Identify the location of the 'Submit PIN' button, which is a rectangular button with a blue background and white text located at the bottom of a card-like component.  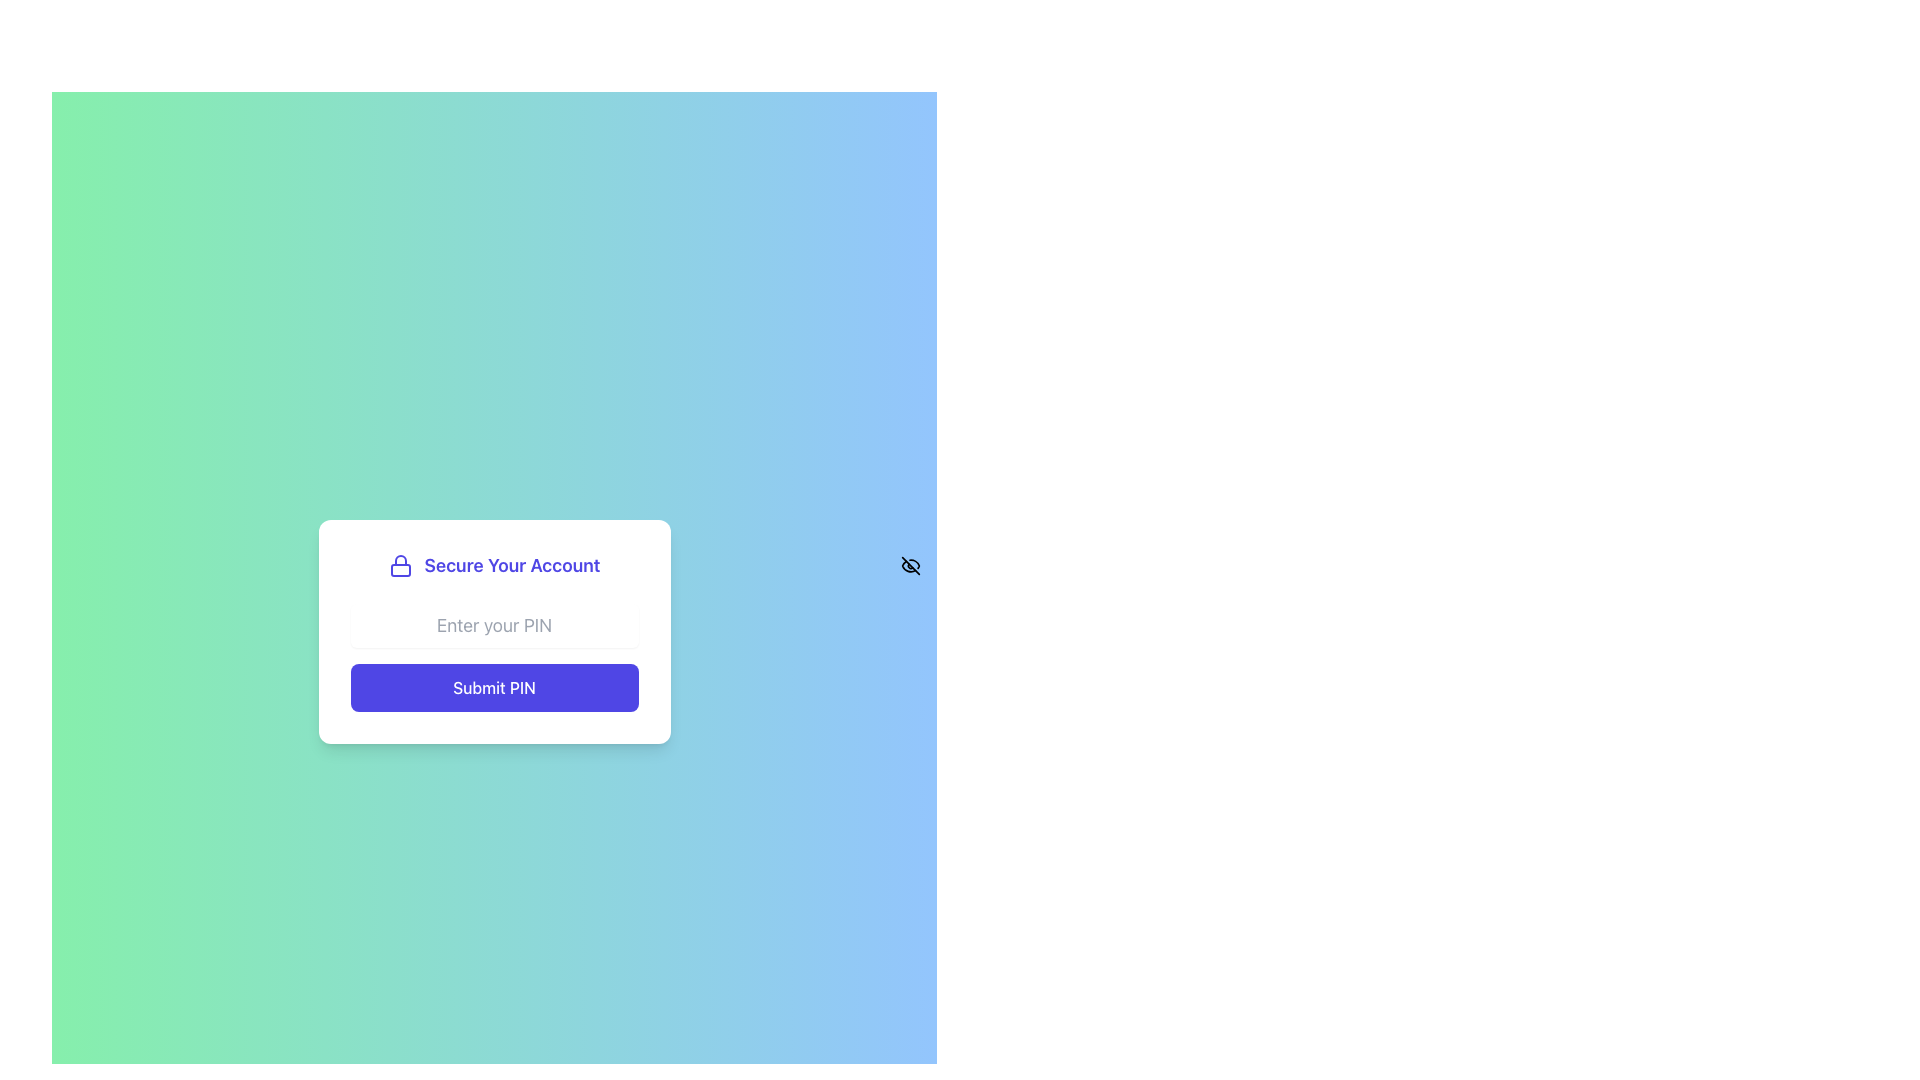
(494, 686).